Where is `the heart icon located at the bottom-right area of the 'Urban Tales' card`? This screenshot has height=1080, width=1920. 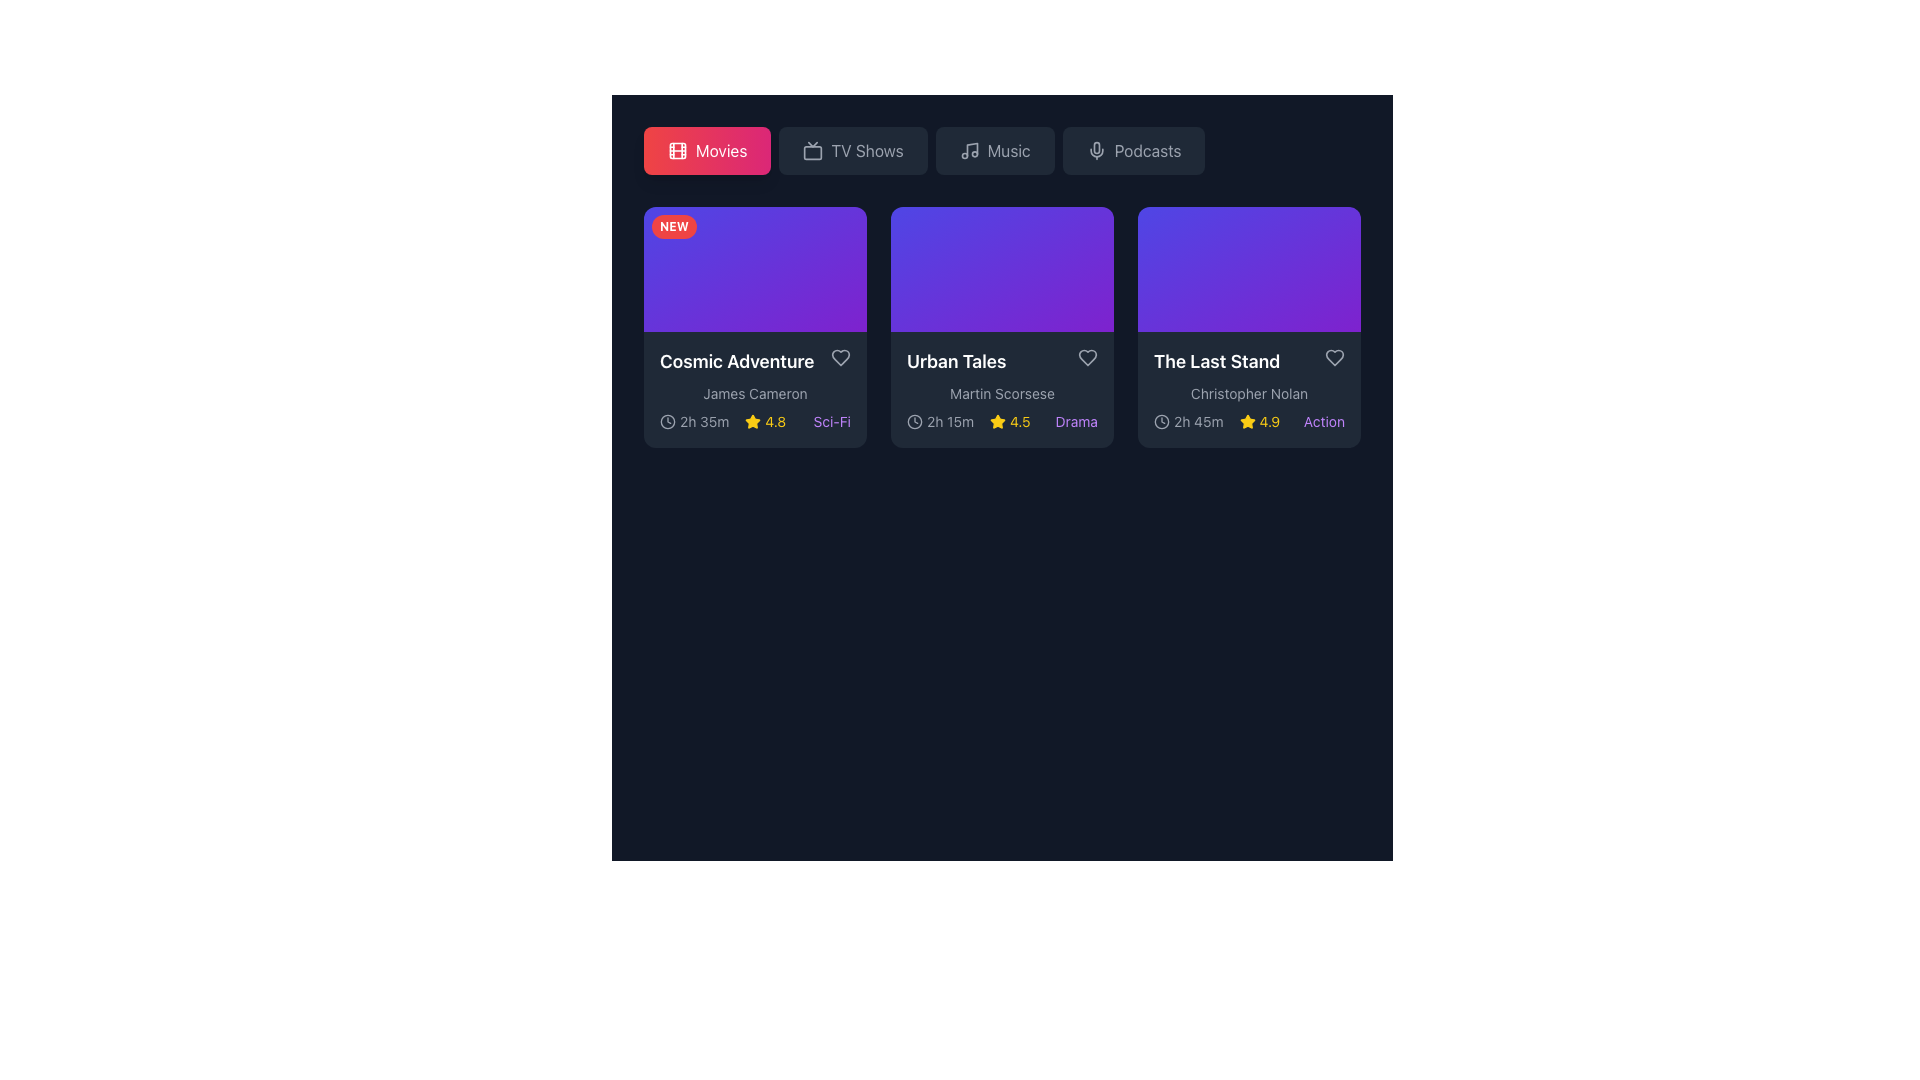 the heart icon located at the bottom-right area of the 'Urban Tales' card is located at coordinates (1087, 357).